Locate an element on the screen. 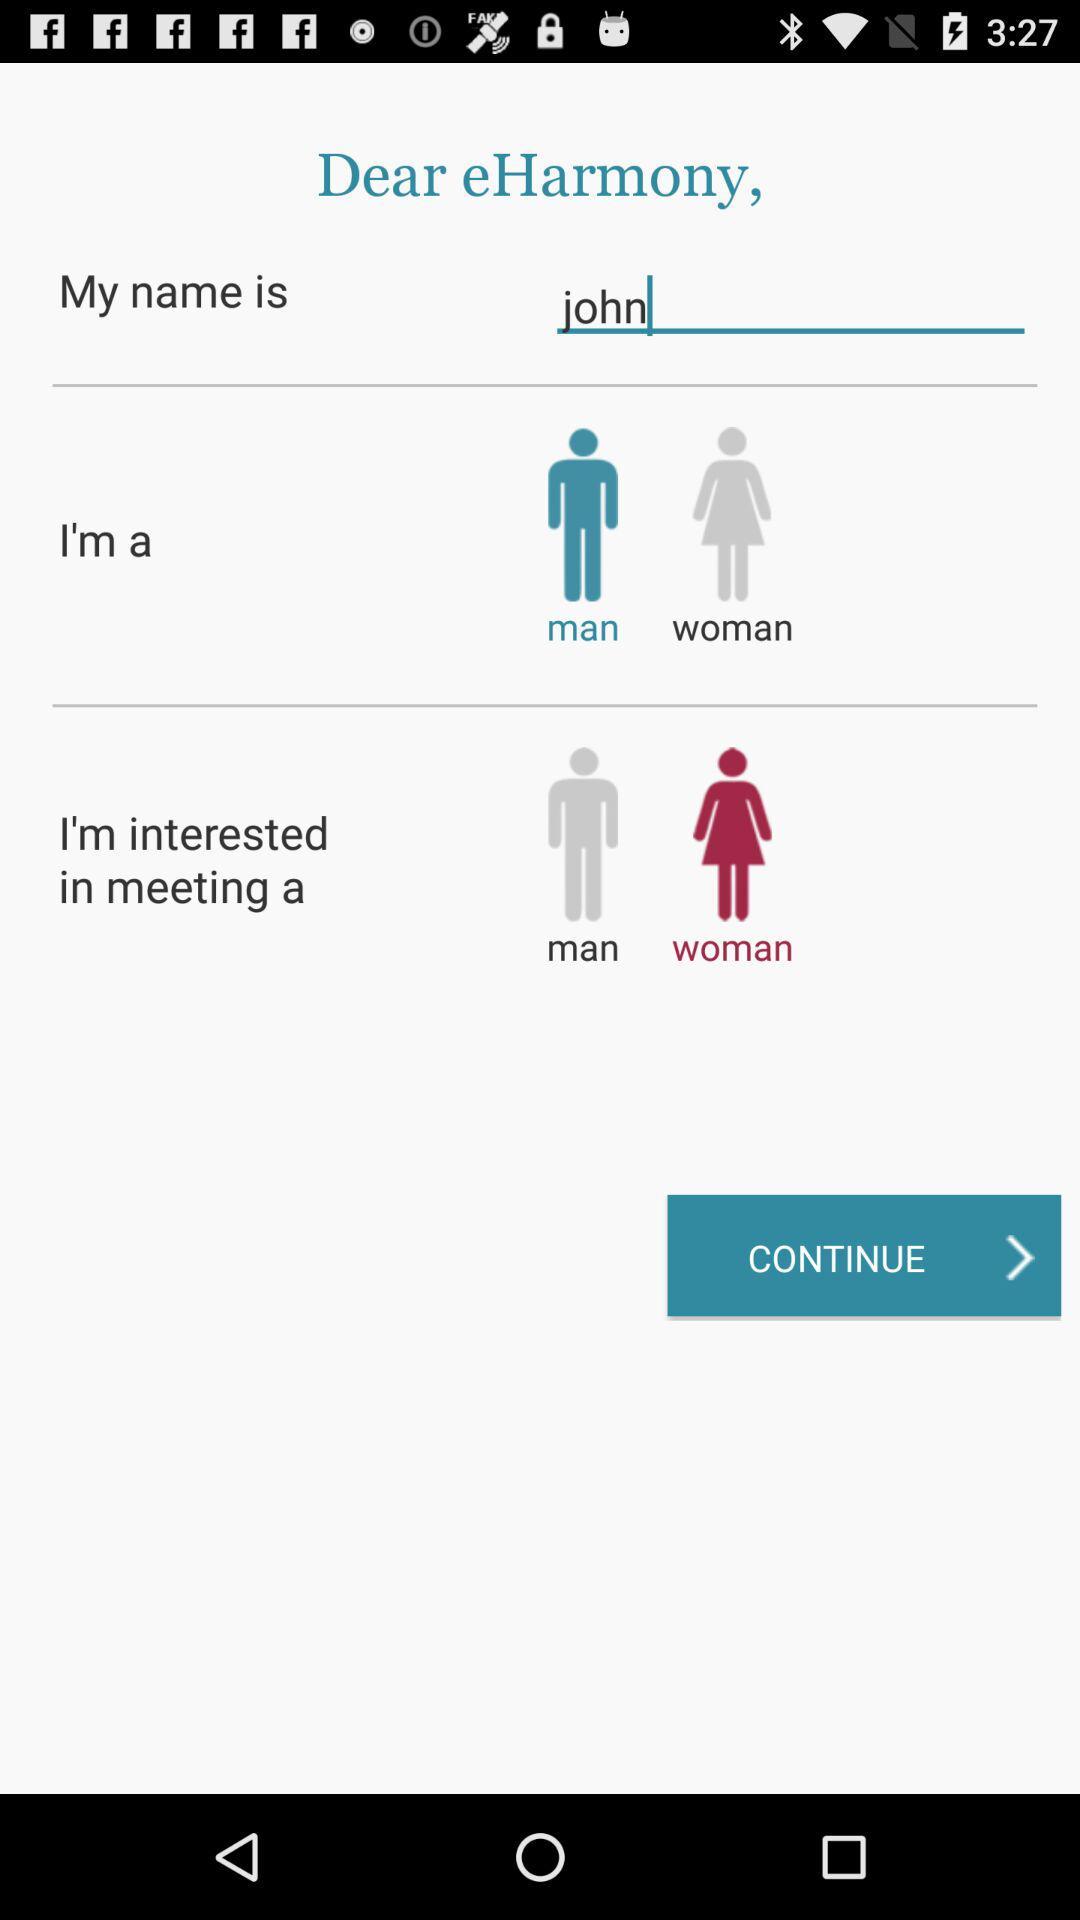 The image size is (1080, 1920). the item below the dear eharmony, item is located at coordinates (789, 304).